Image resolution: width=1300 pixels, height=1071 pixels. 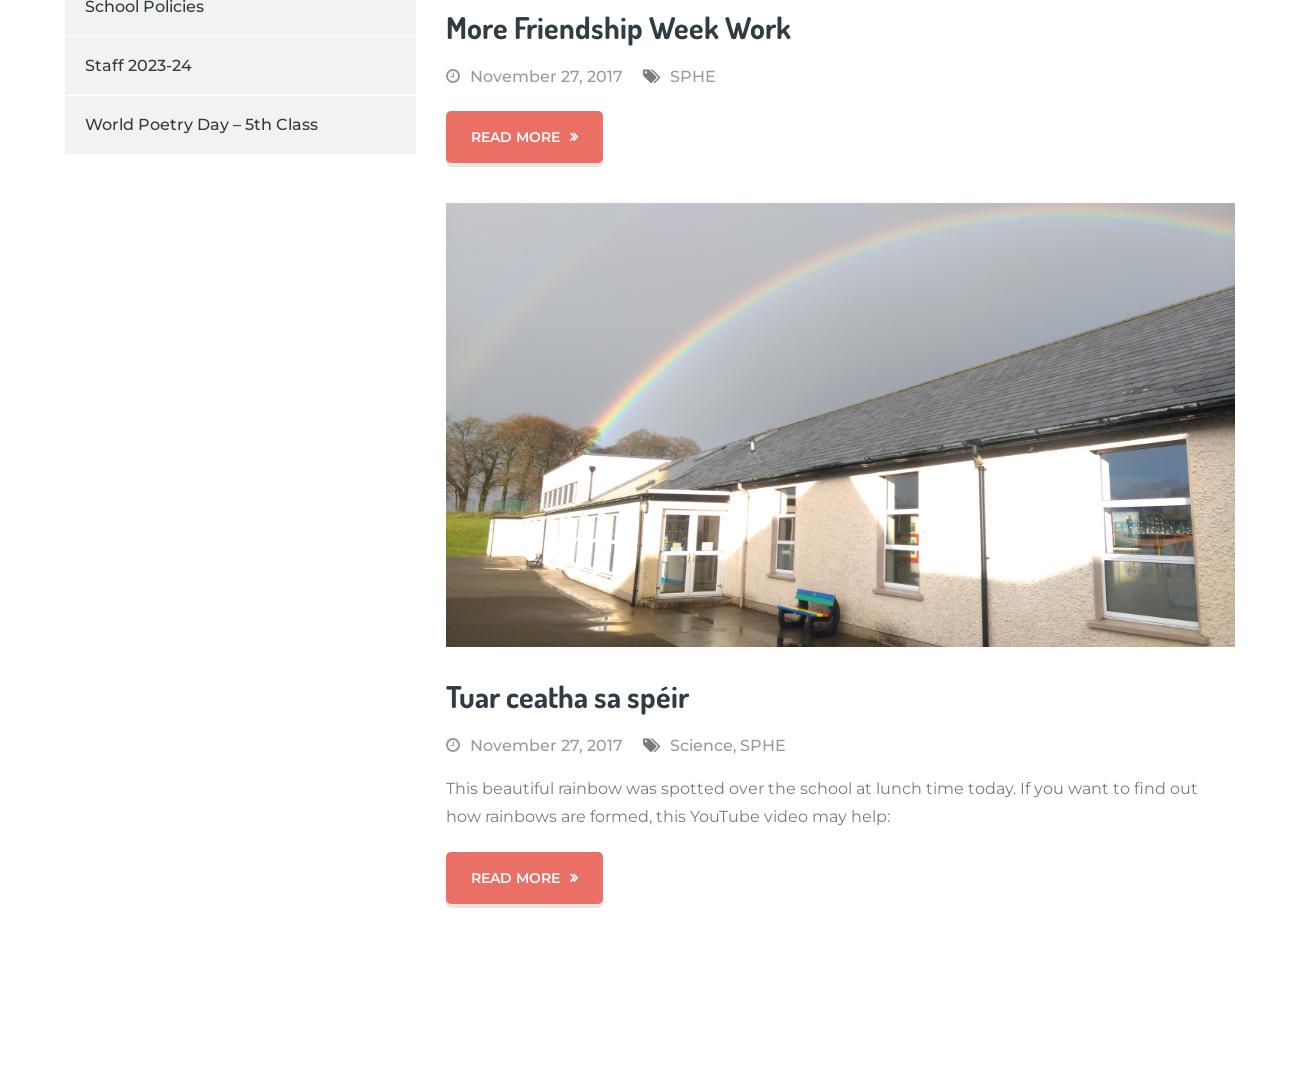 What do you see at coordinates (821, 800) in the screenshot?
I see `'This beautiful rainbow was spotted over the school at lunch time today. If you want to find out how rainbows are formed, this YouTube video may help:'` at bounding box center [821, 800].